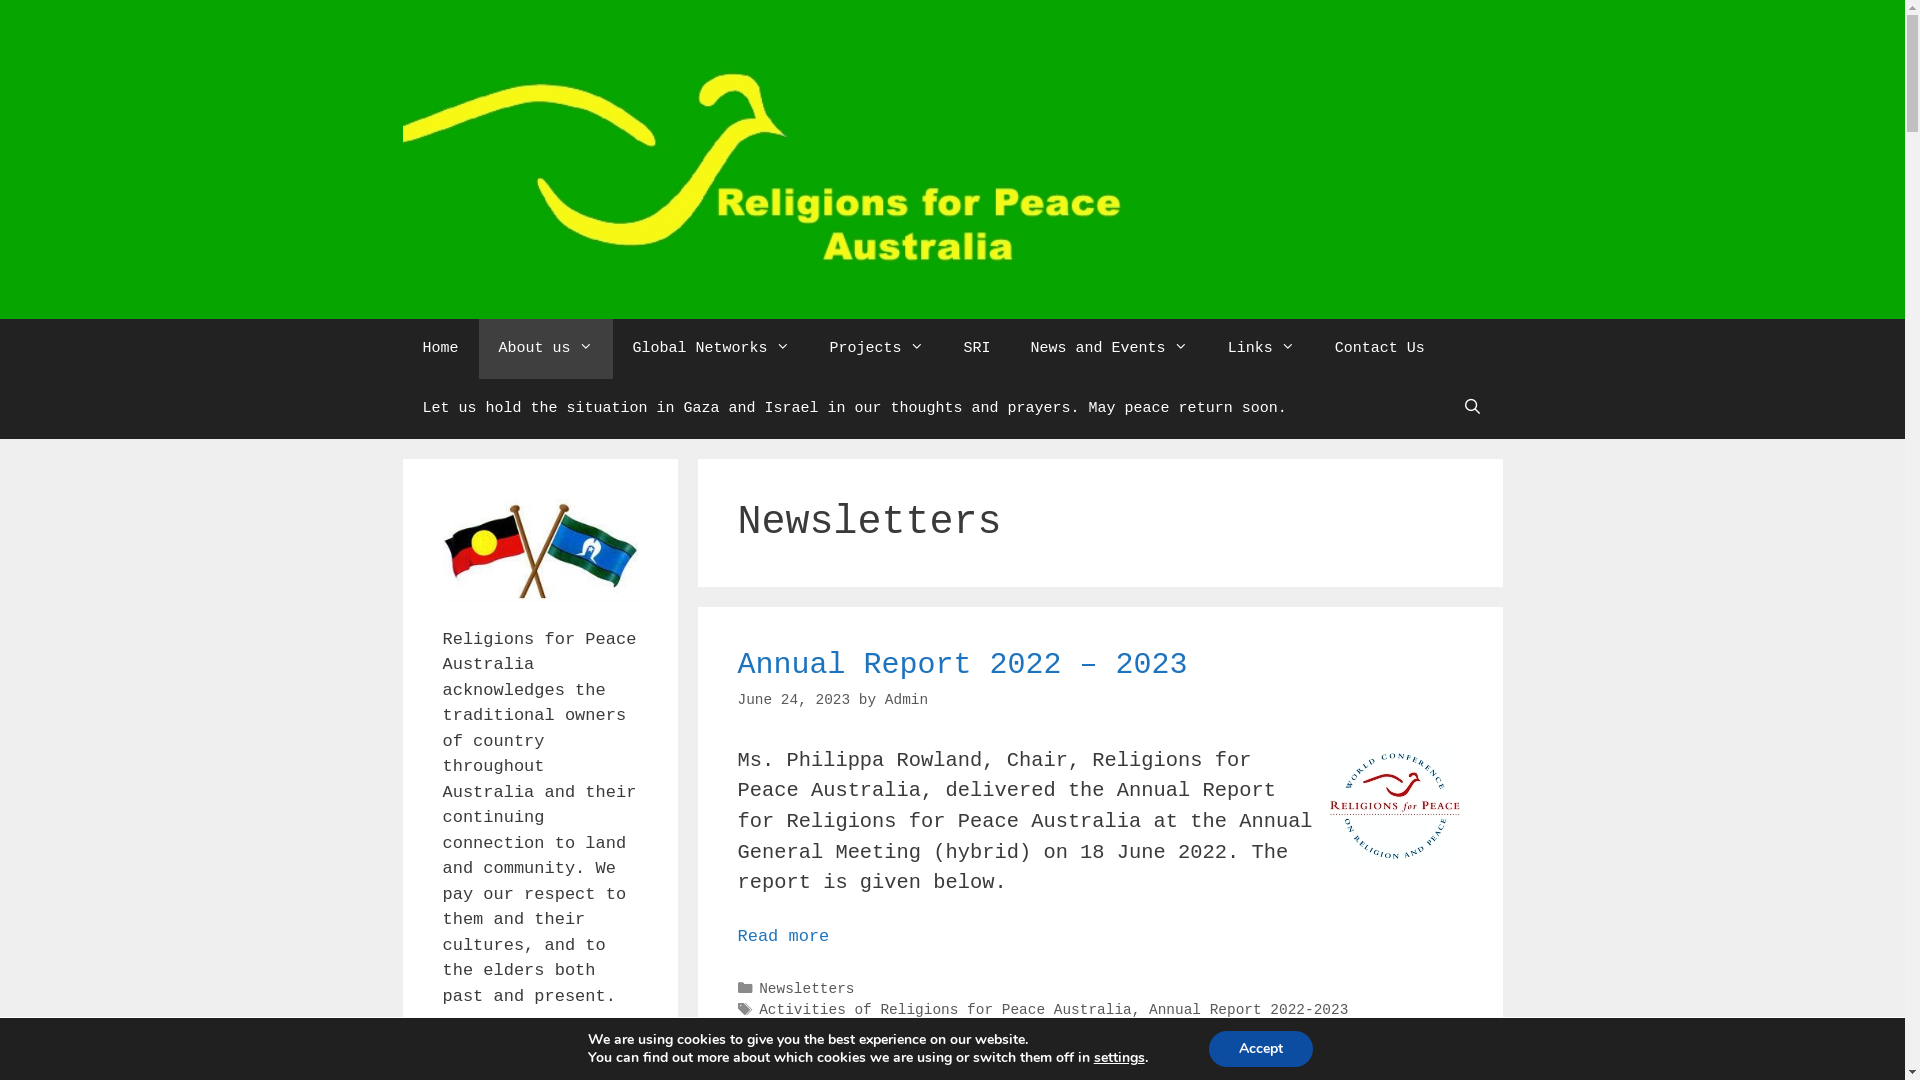  What do you see at coordinates (439, 347) in the screenshot?
I see `'Home'` at bounding box center [439, 347].